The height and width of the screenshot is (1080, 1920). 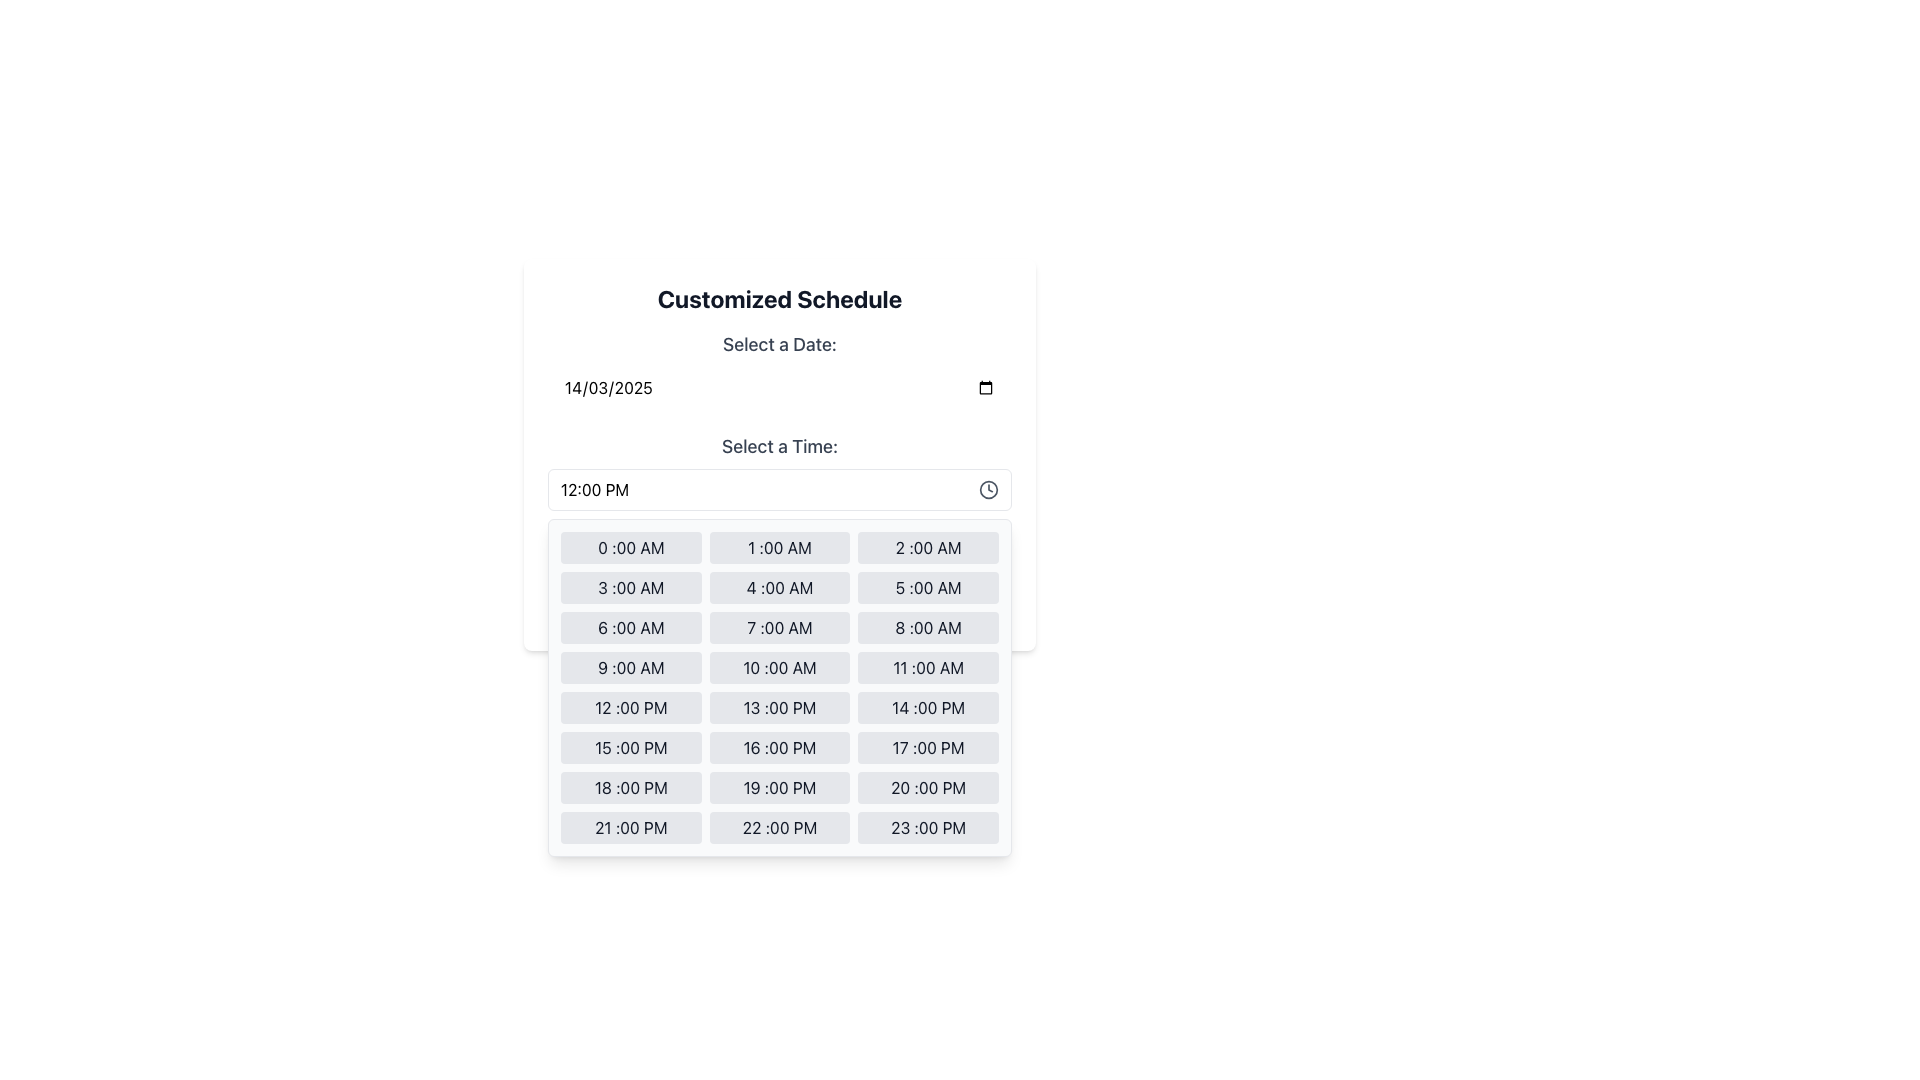 I want to click on the '5:00 AM' button located in the second row and third column of the time selection dropdown, so click(x=927, y=586).